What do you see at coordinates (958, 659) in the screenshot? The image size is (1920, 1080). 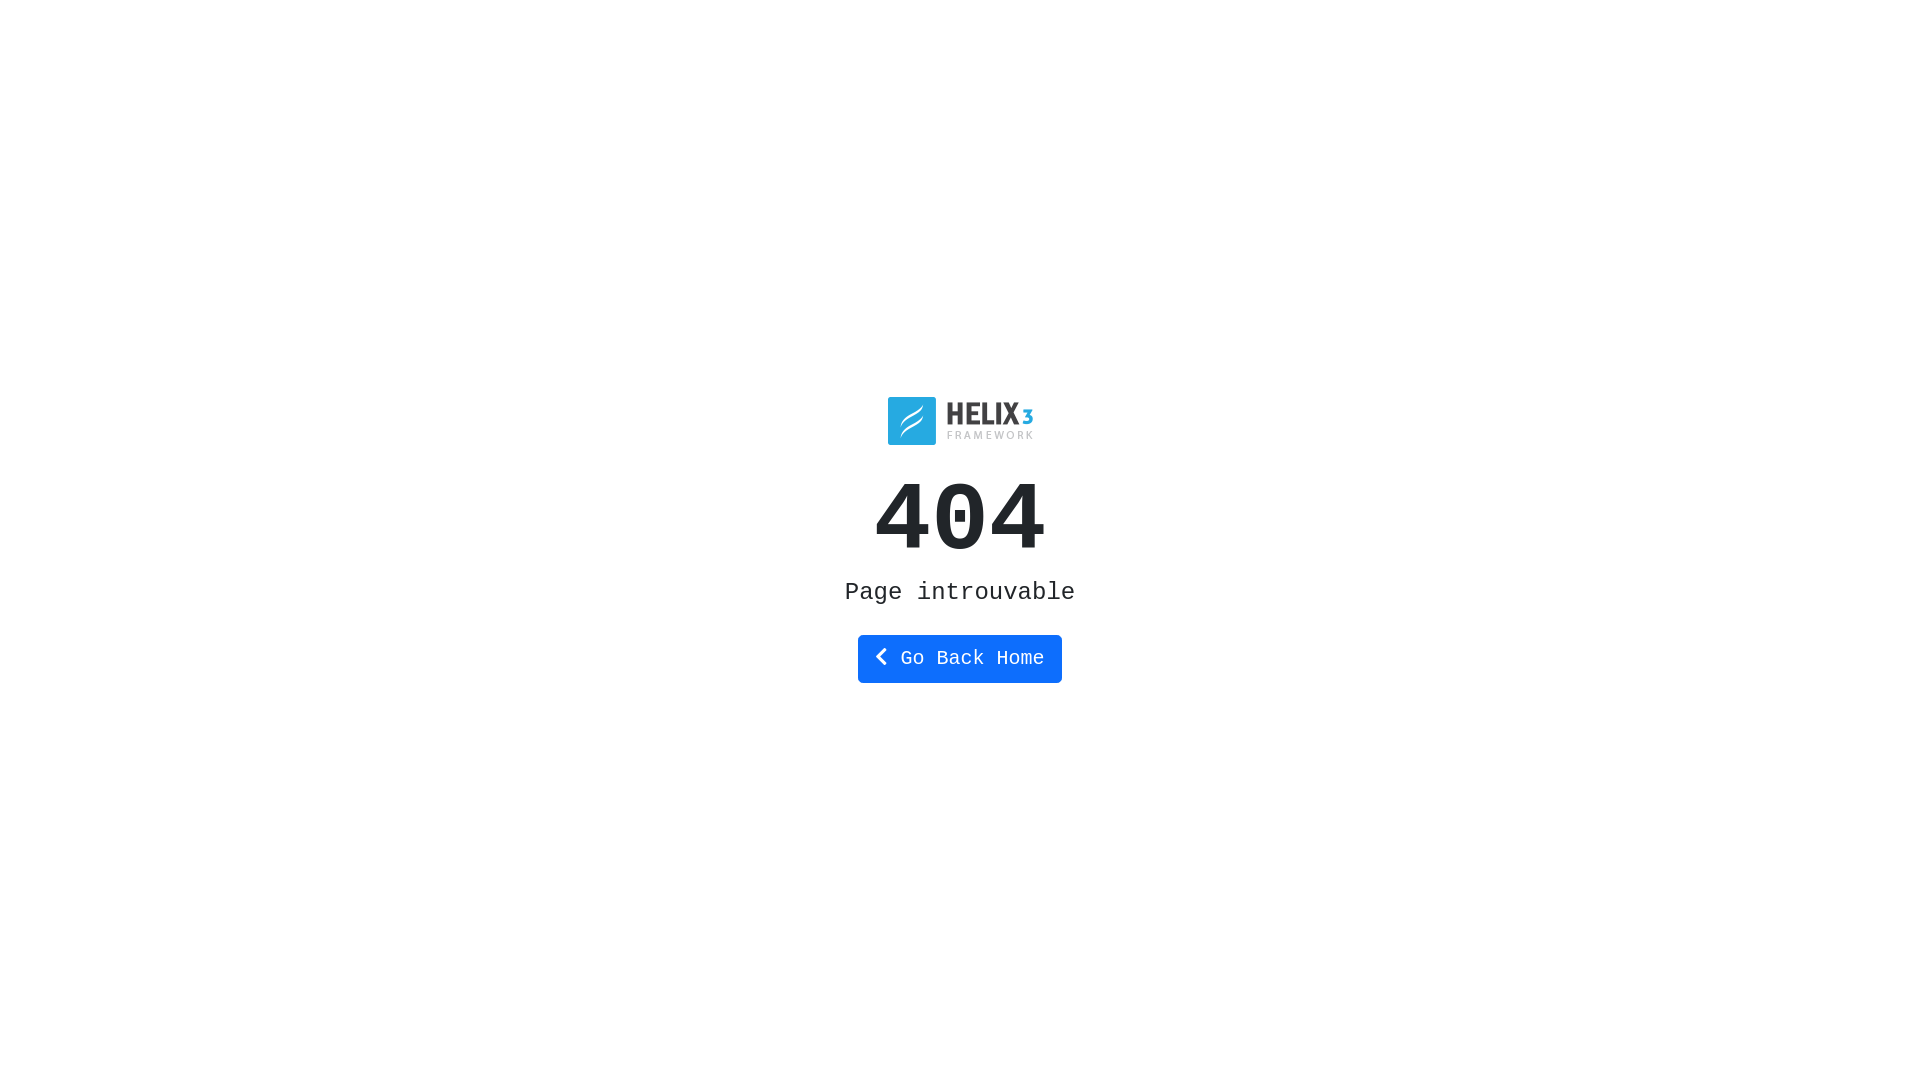 I see `'Go Back Home'` at bounding box center [958, 659].